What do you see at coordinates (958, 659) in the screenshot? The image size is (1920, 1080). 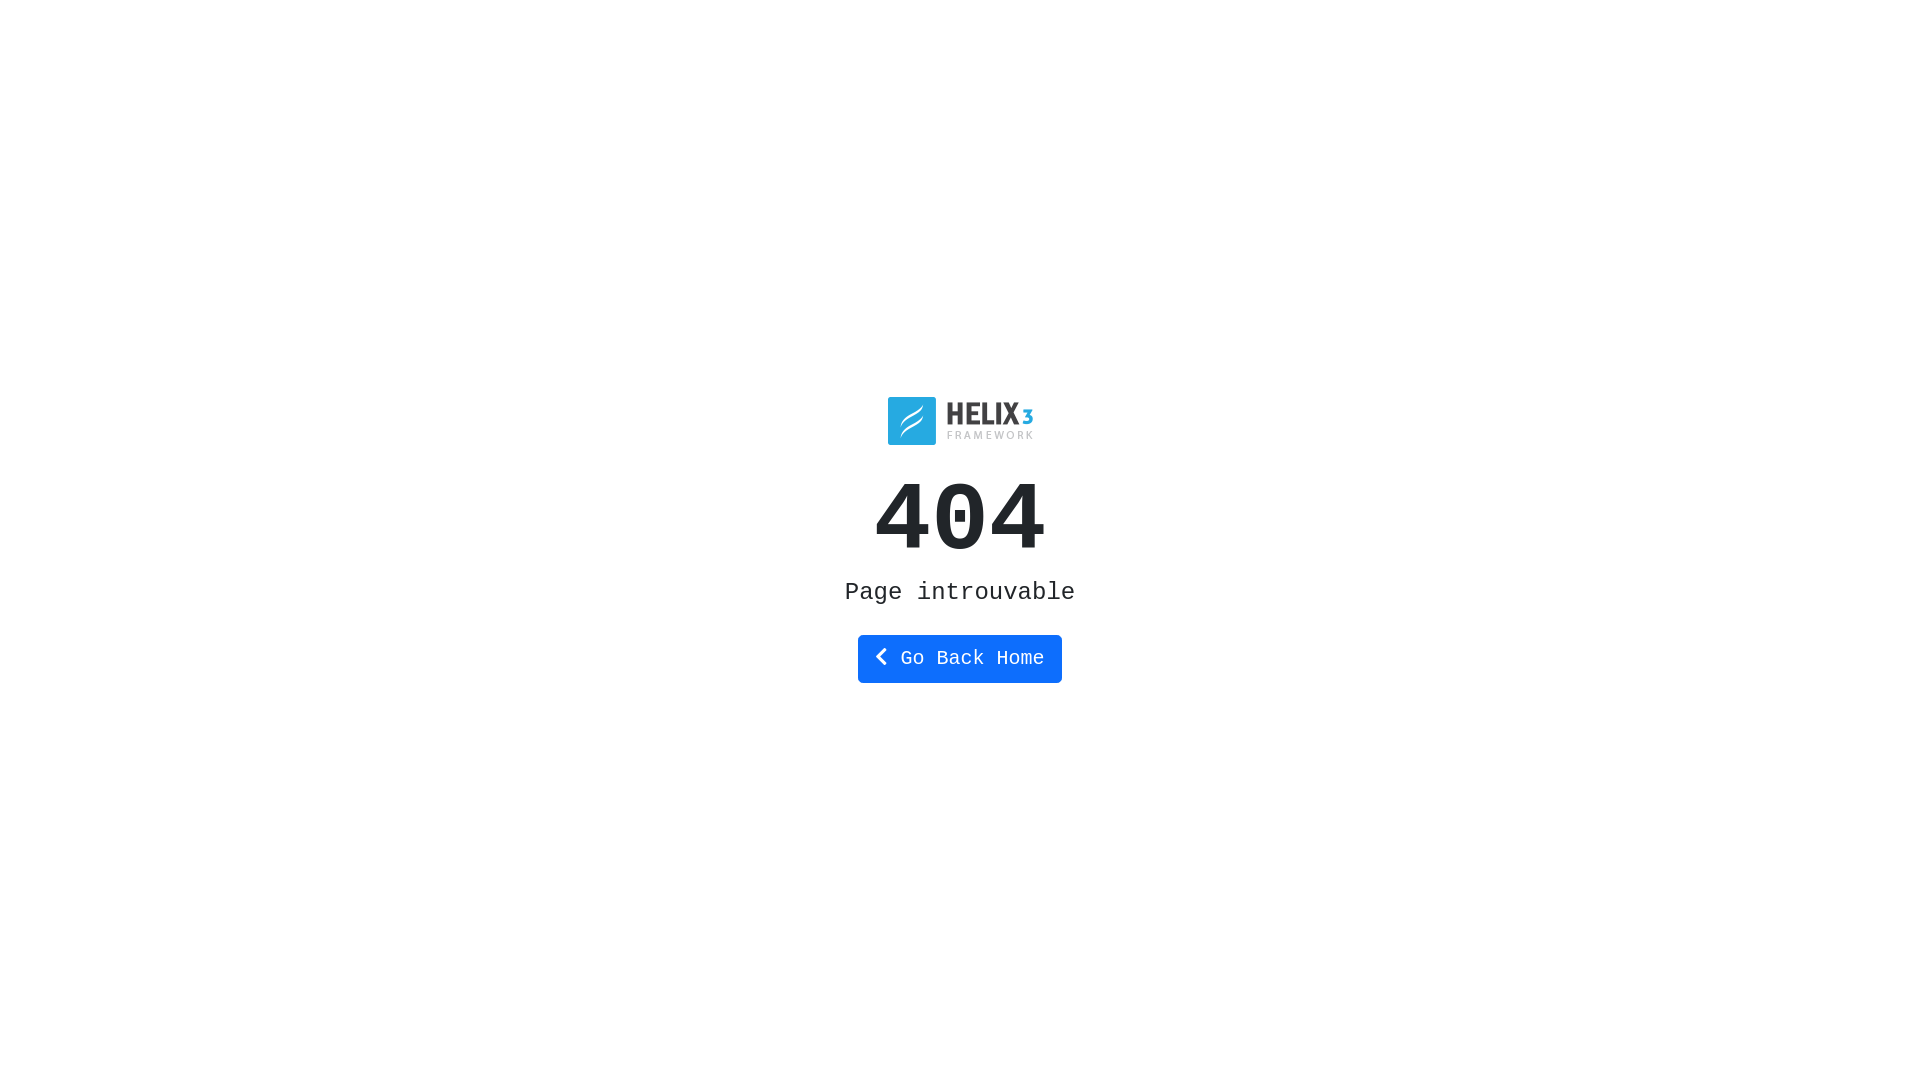 I see `'Go Back Home'` at bounding box center [958, 659].